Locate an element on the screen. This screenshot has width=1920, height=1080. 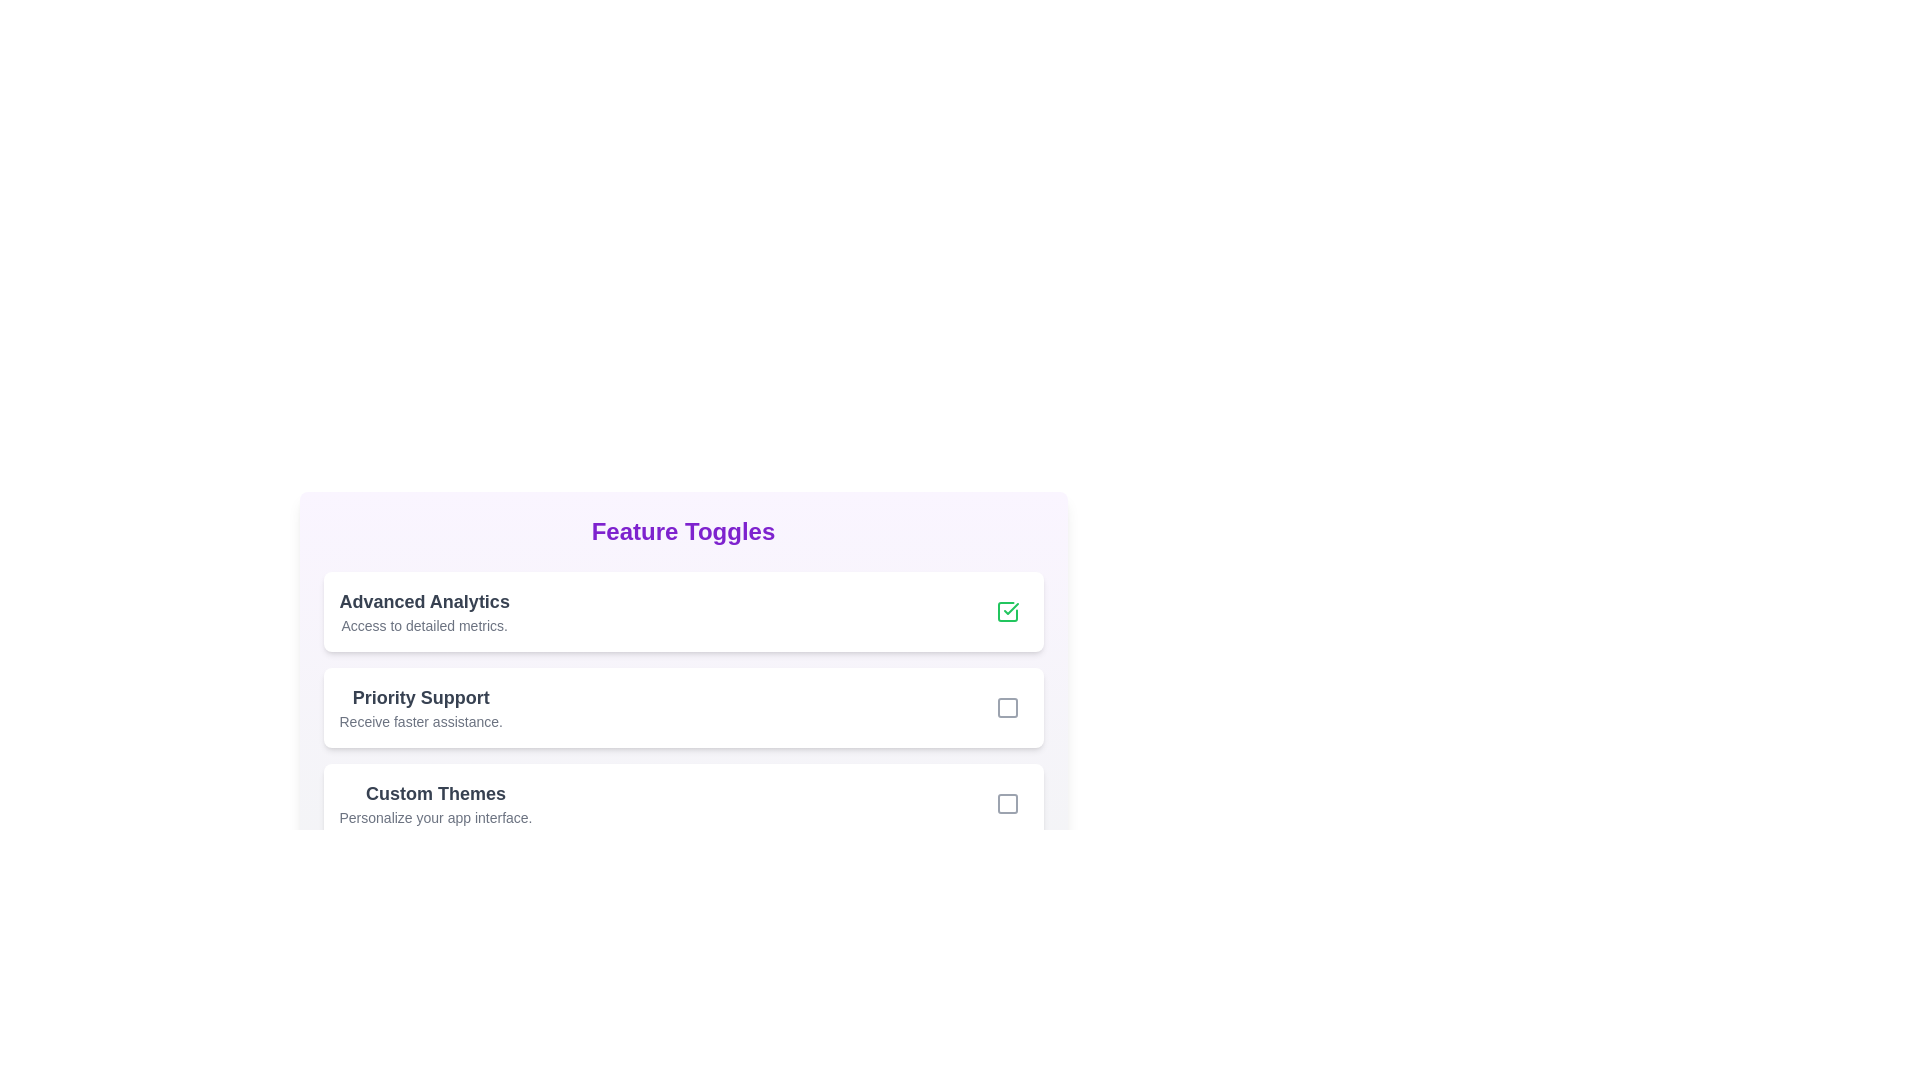
the interactive checkbox for 'Custom Themes' located in the bottom row of the feature toggles list is located at coordinates (1007, 802).